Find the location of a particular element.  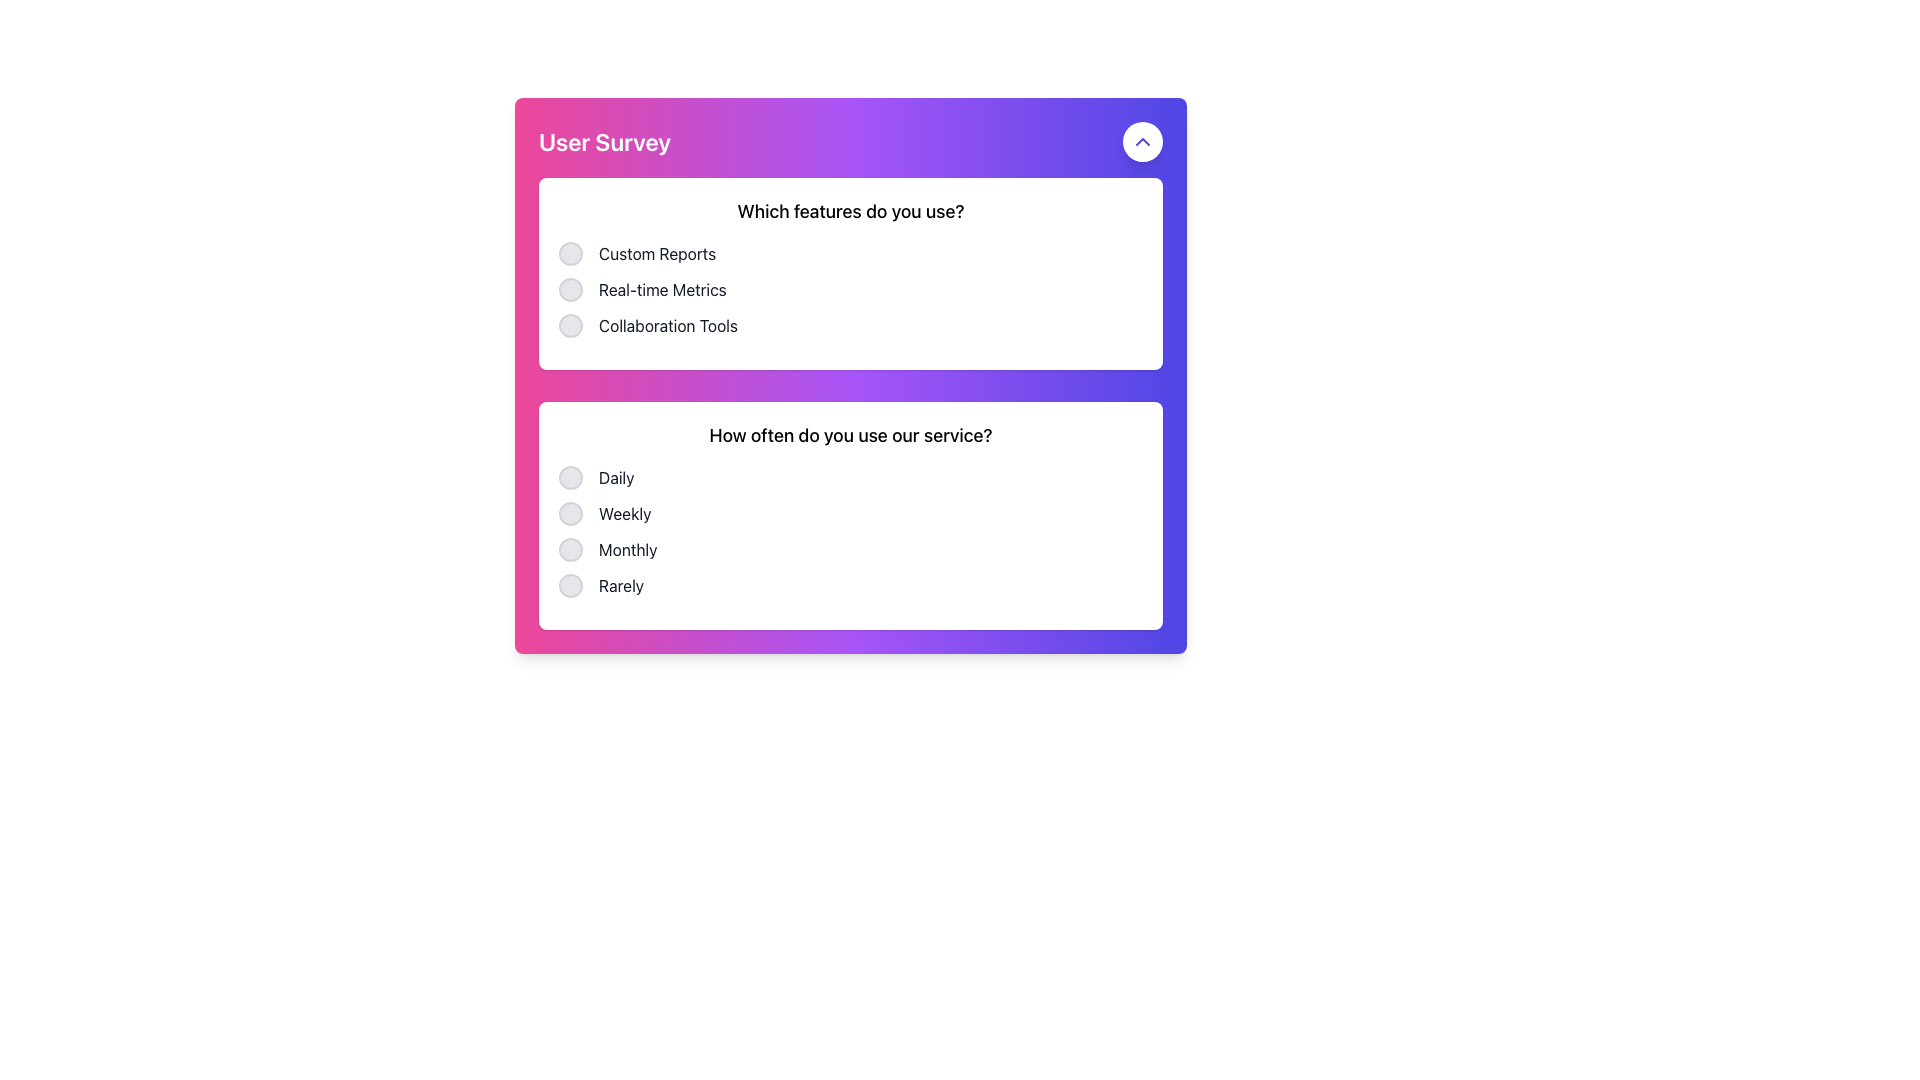

the circular radio button with a light gray background and darker gray border is located at coordinates (570, 478).